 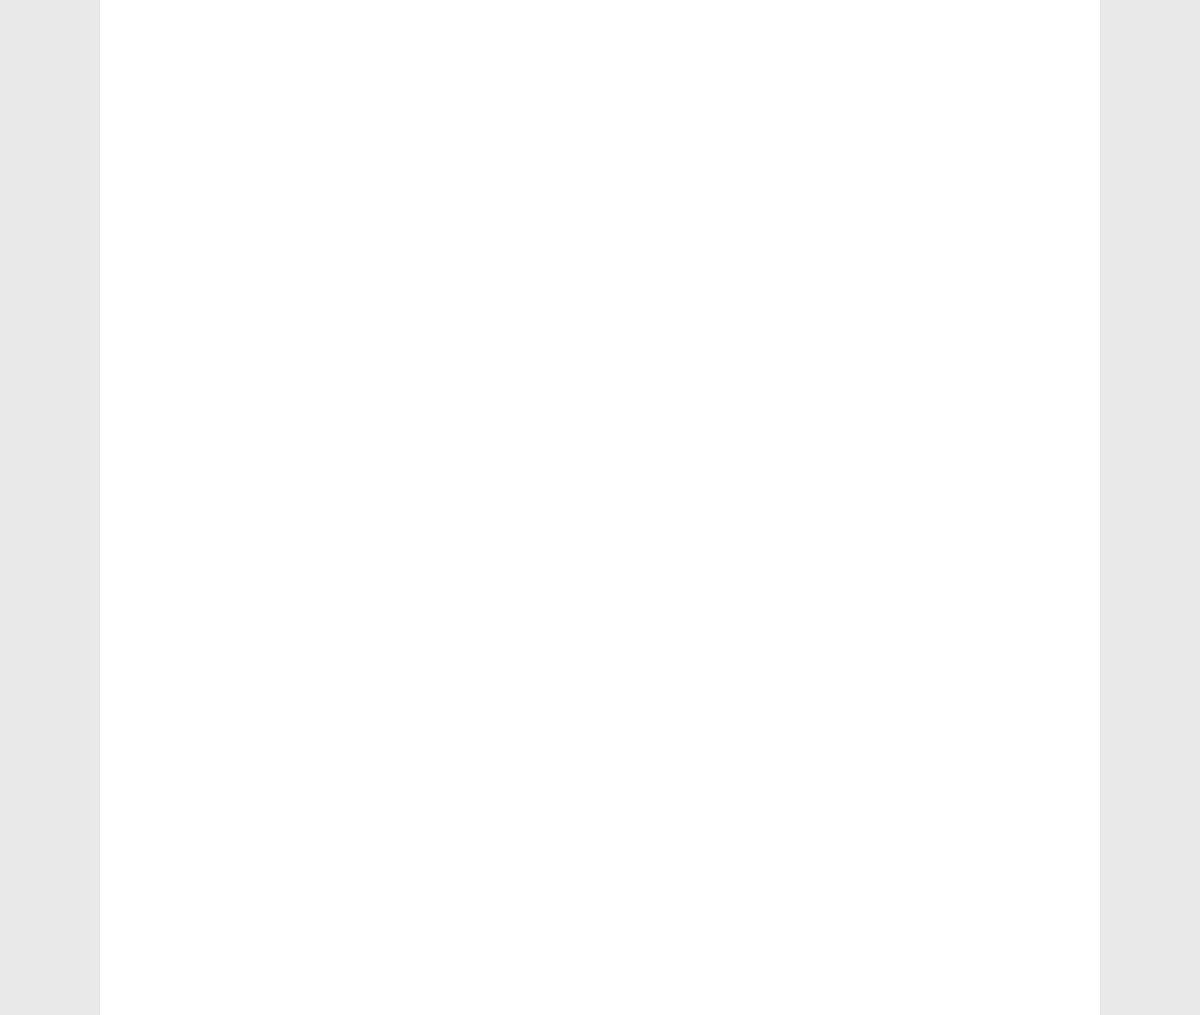 What do you see at coordinates (935, 867) in the screenshot?
I see `'Maths by Ashwani Kumar'` at bounding box center [935, 867].